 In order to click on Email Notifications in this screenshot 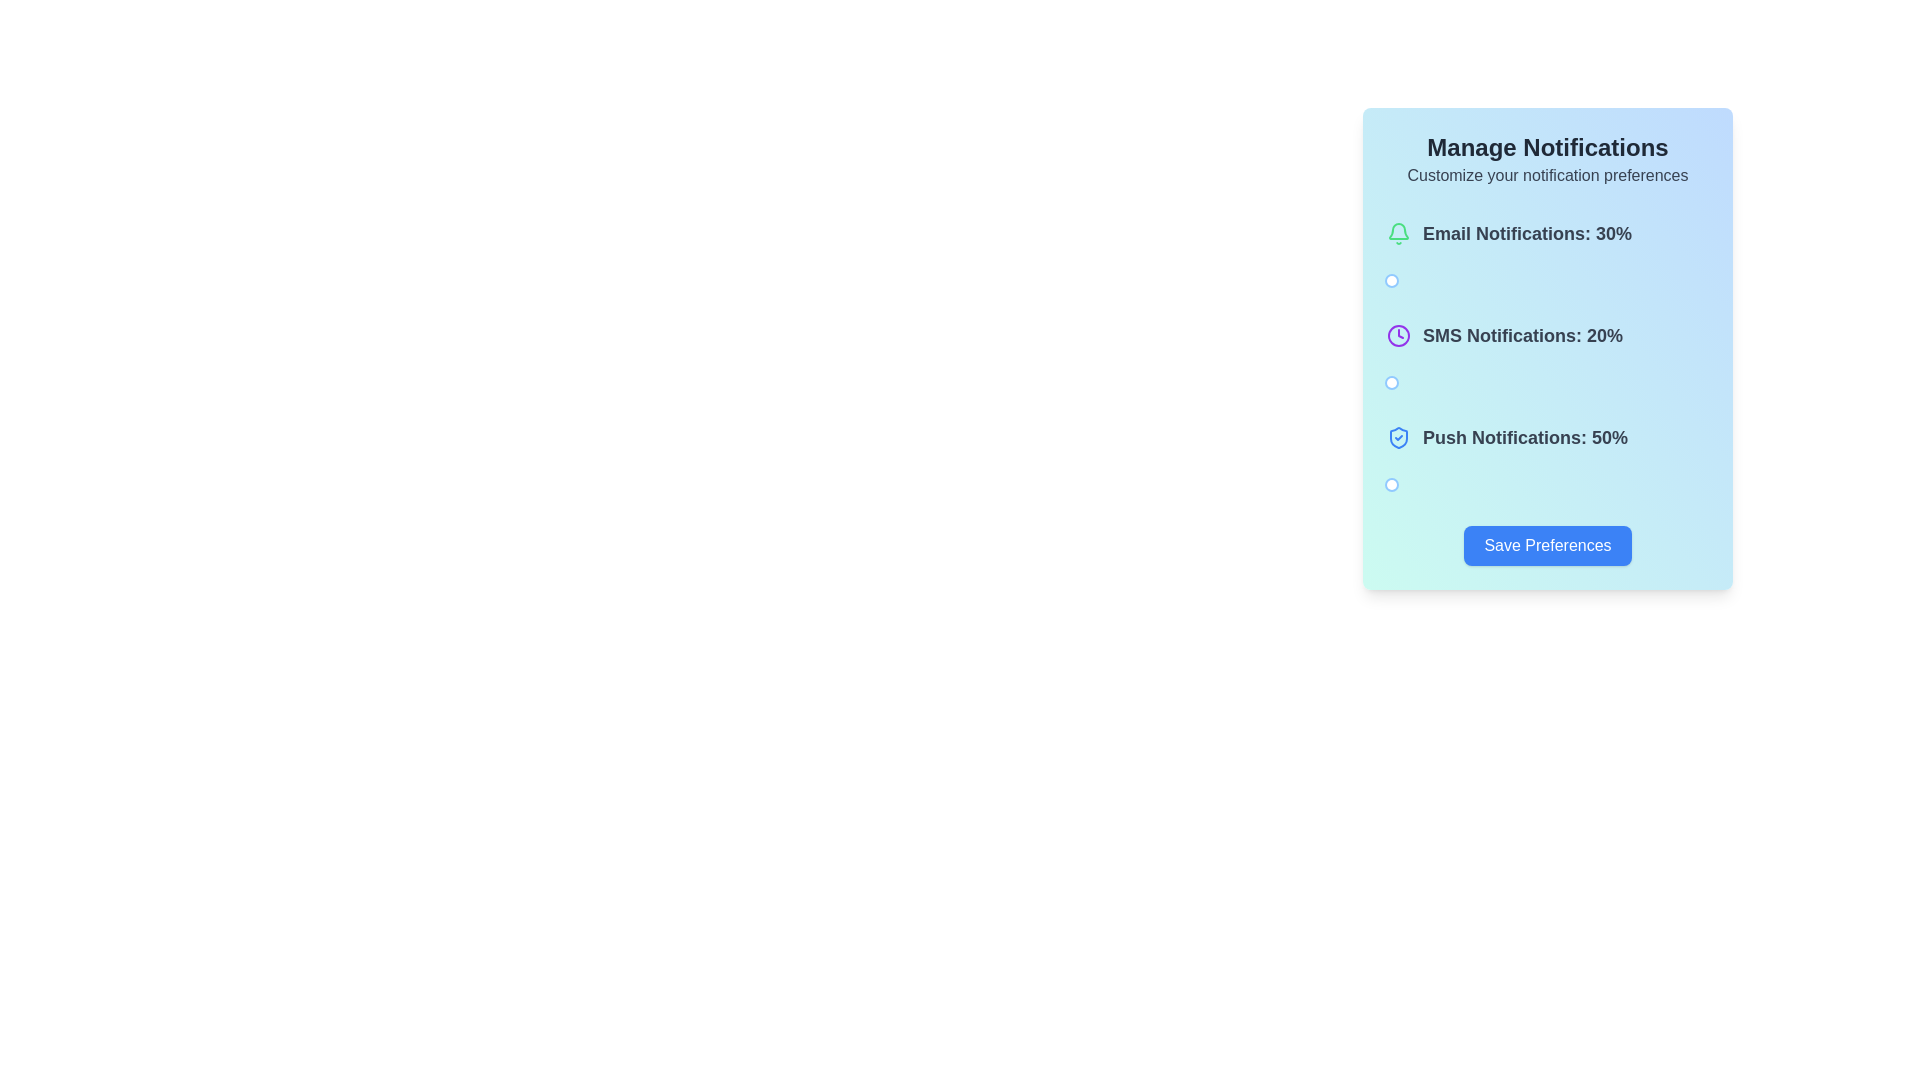, I will do `click(1411, 281)`.